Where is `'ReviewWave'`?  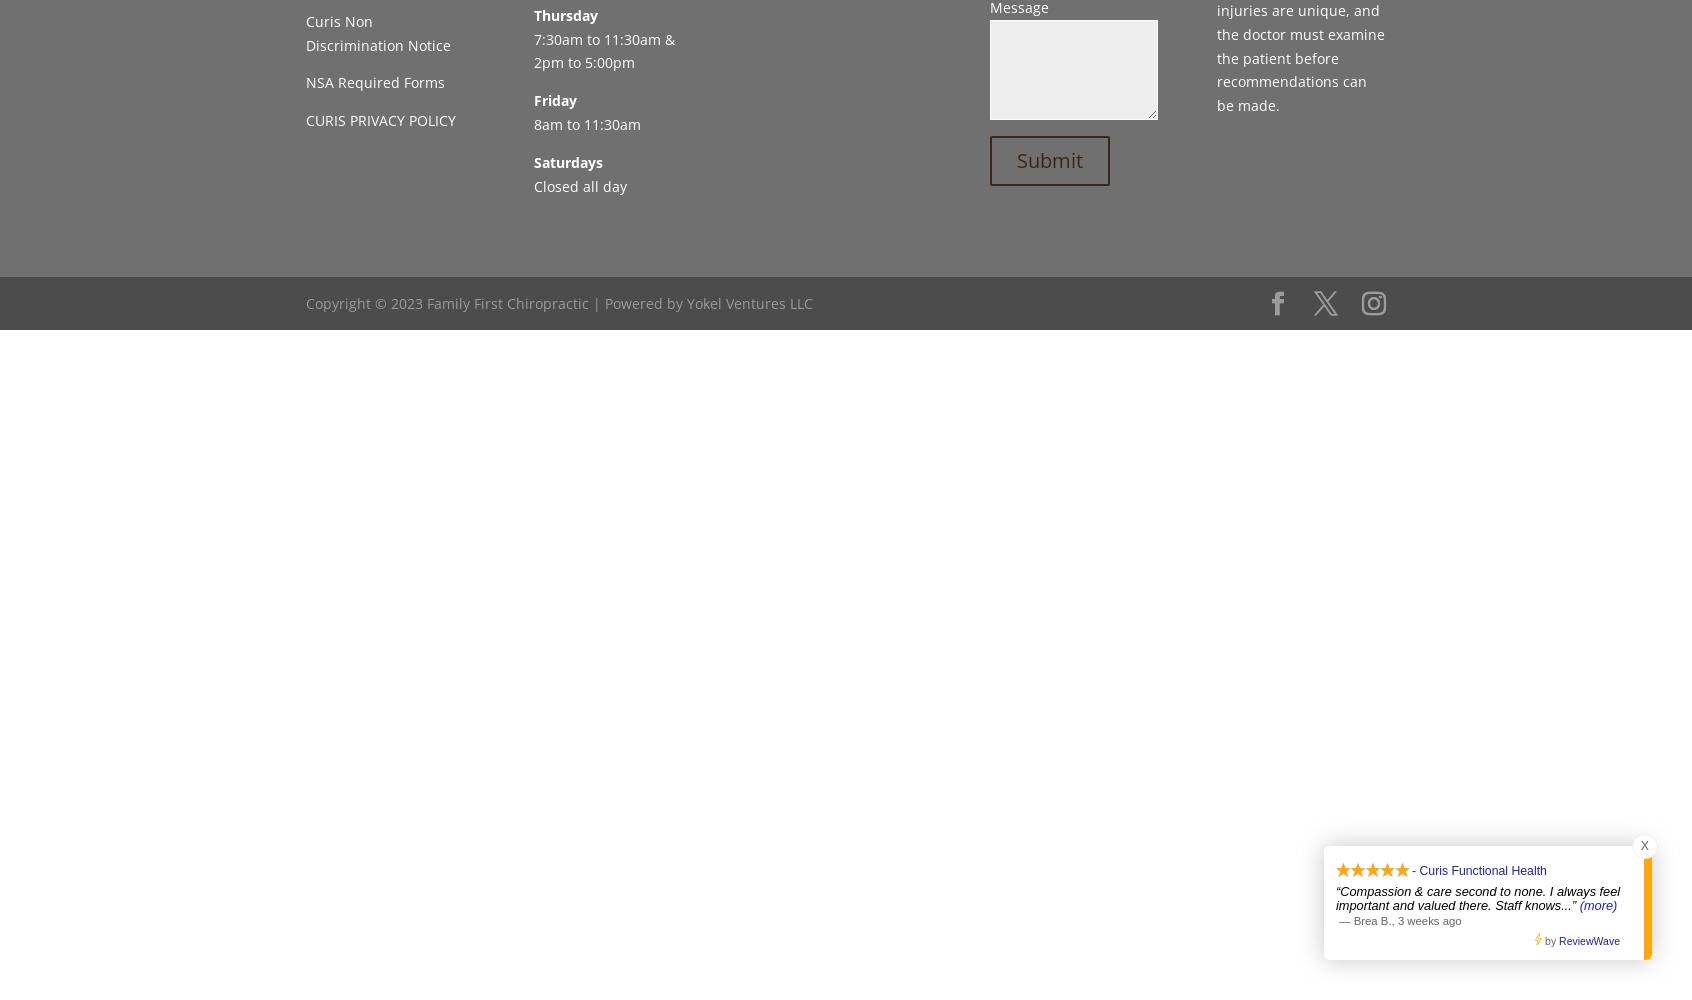 'ReviewWave' is located at coordinates (1588, 940).